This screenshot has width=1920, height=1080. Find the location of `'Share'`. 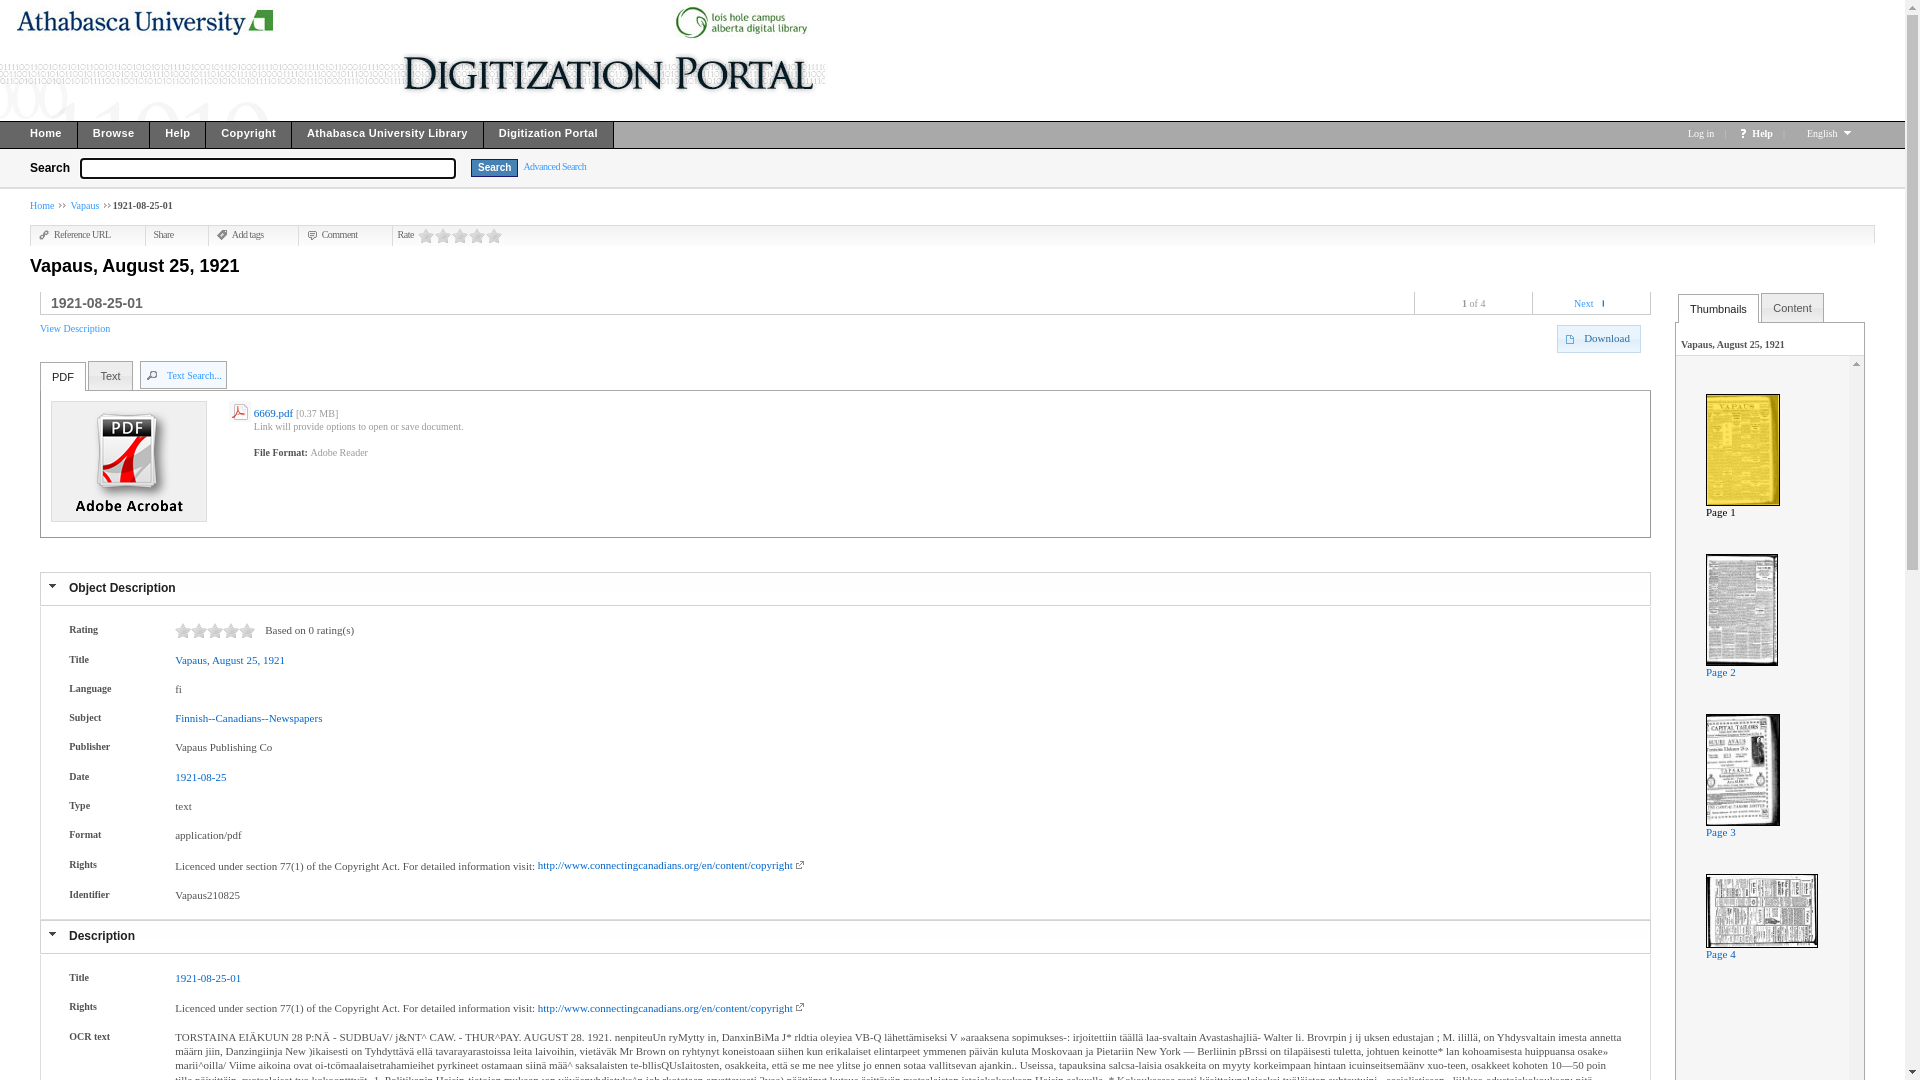

'Share' is located at coordinates (163, 233).